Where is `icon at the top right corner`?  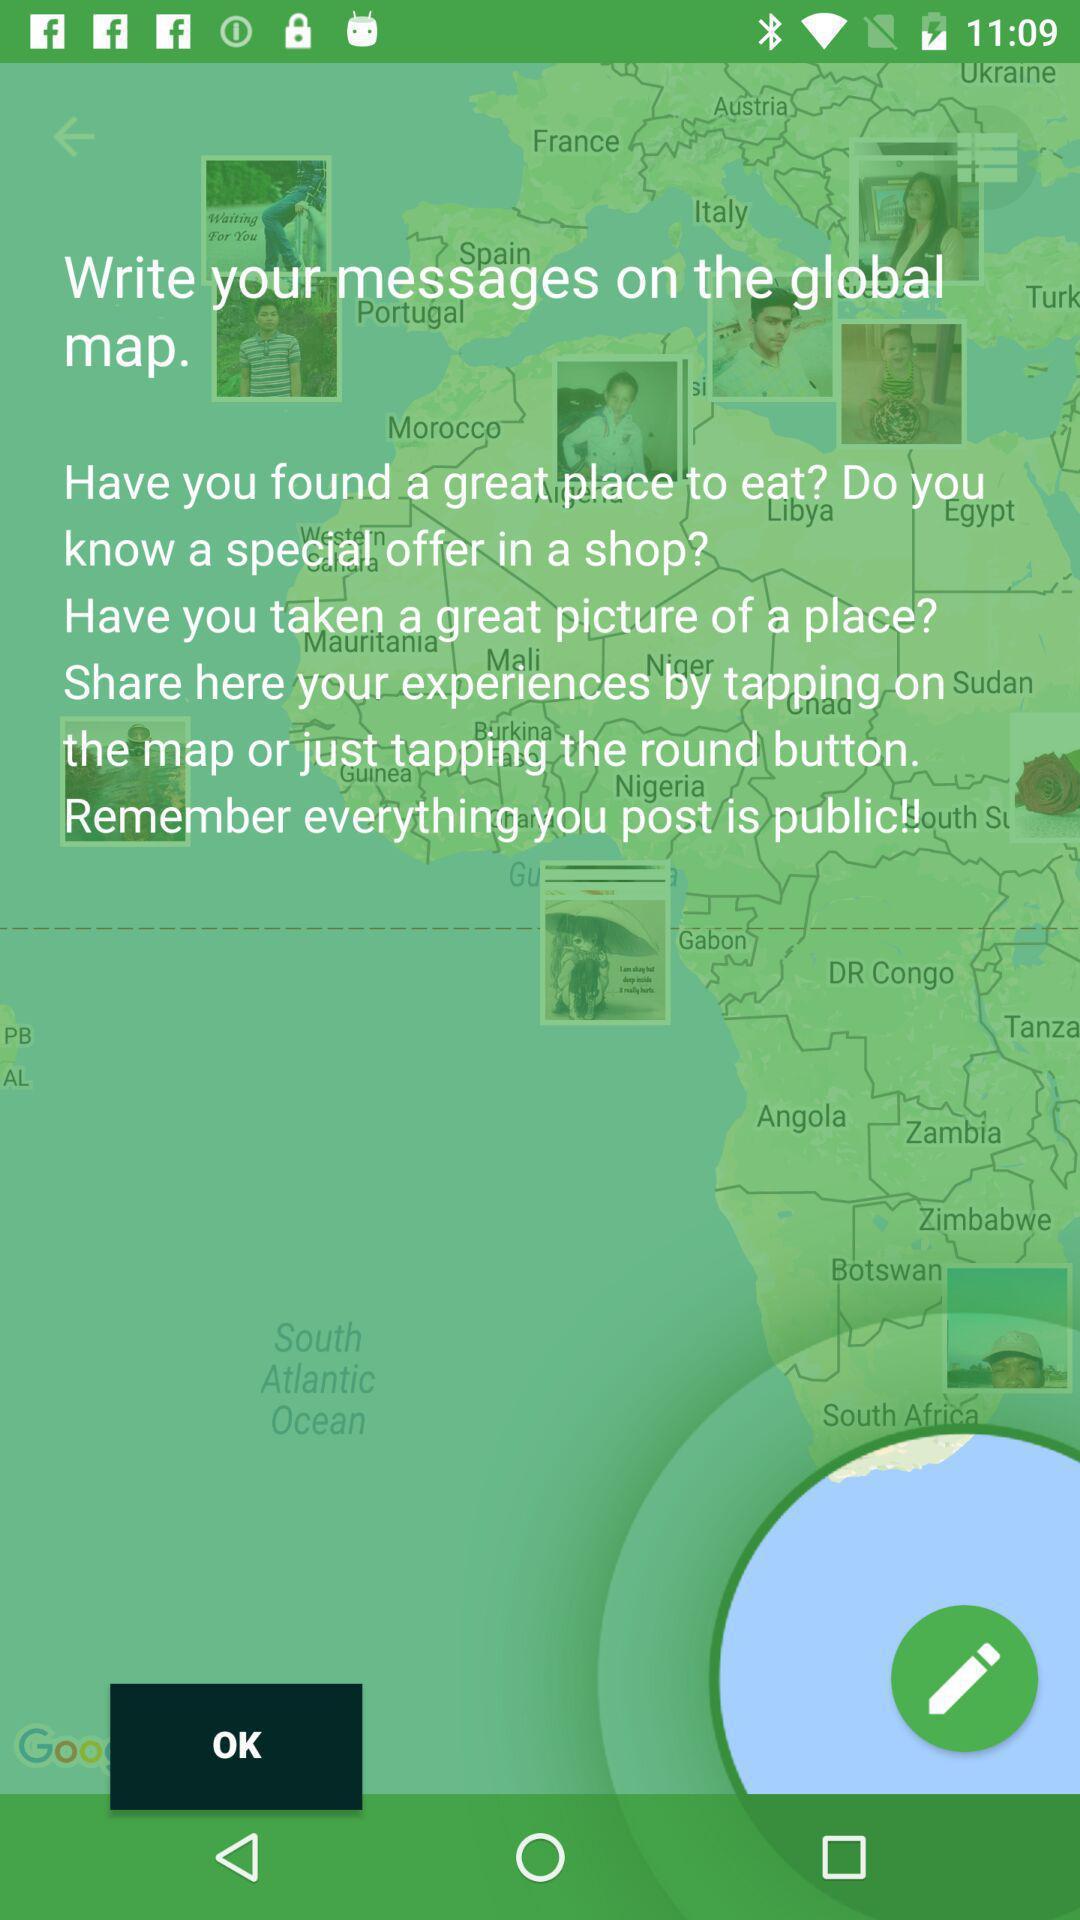
icon at the top right corner is located at coordinates (984, 156).